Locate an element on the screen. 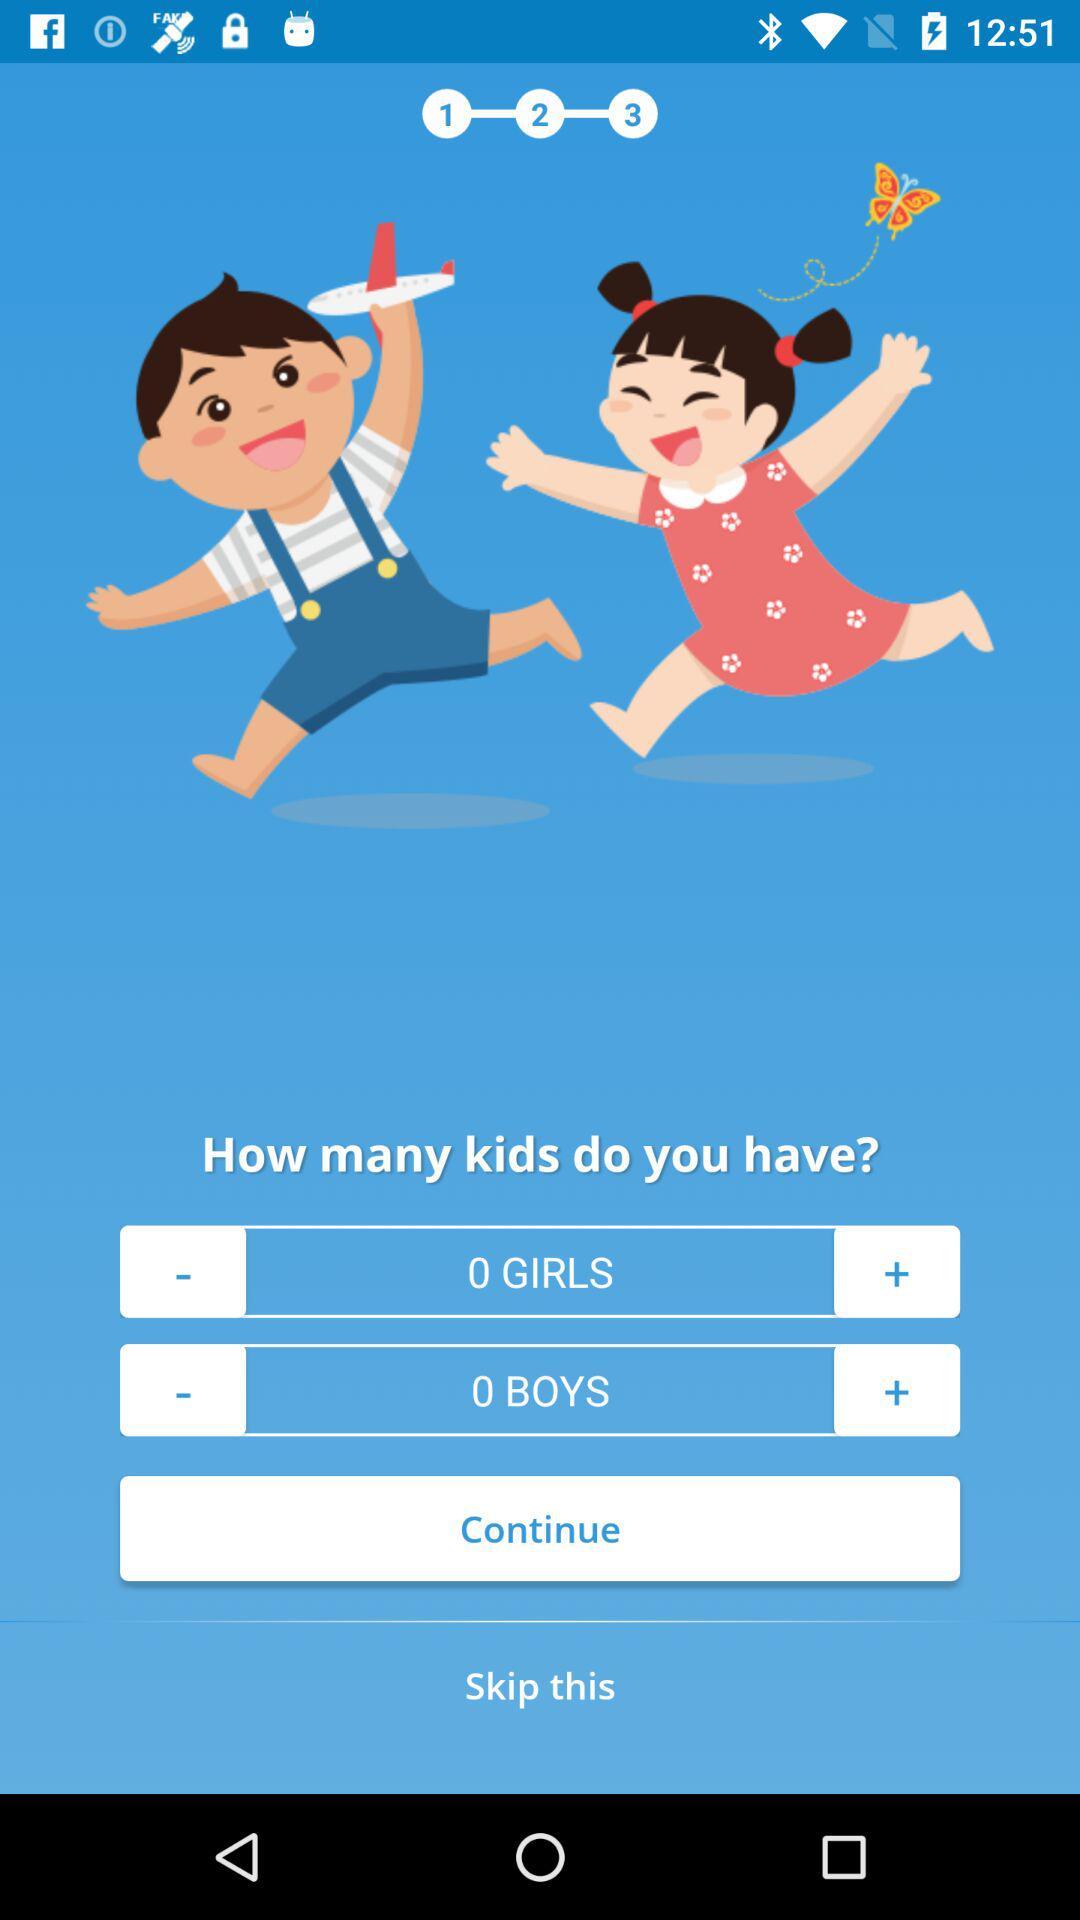 The image size is (1080, 1920). the - item is located at coordinates (182, 1270).